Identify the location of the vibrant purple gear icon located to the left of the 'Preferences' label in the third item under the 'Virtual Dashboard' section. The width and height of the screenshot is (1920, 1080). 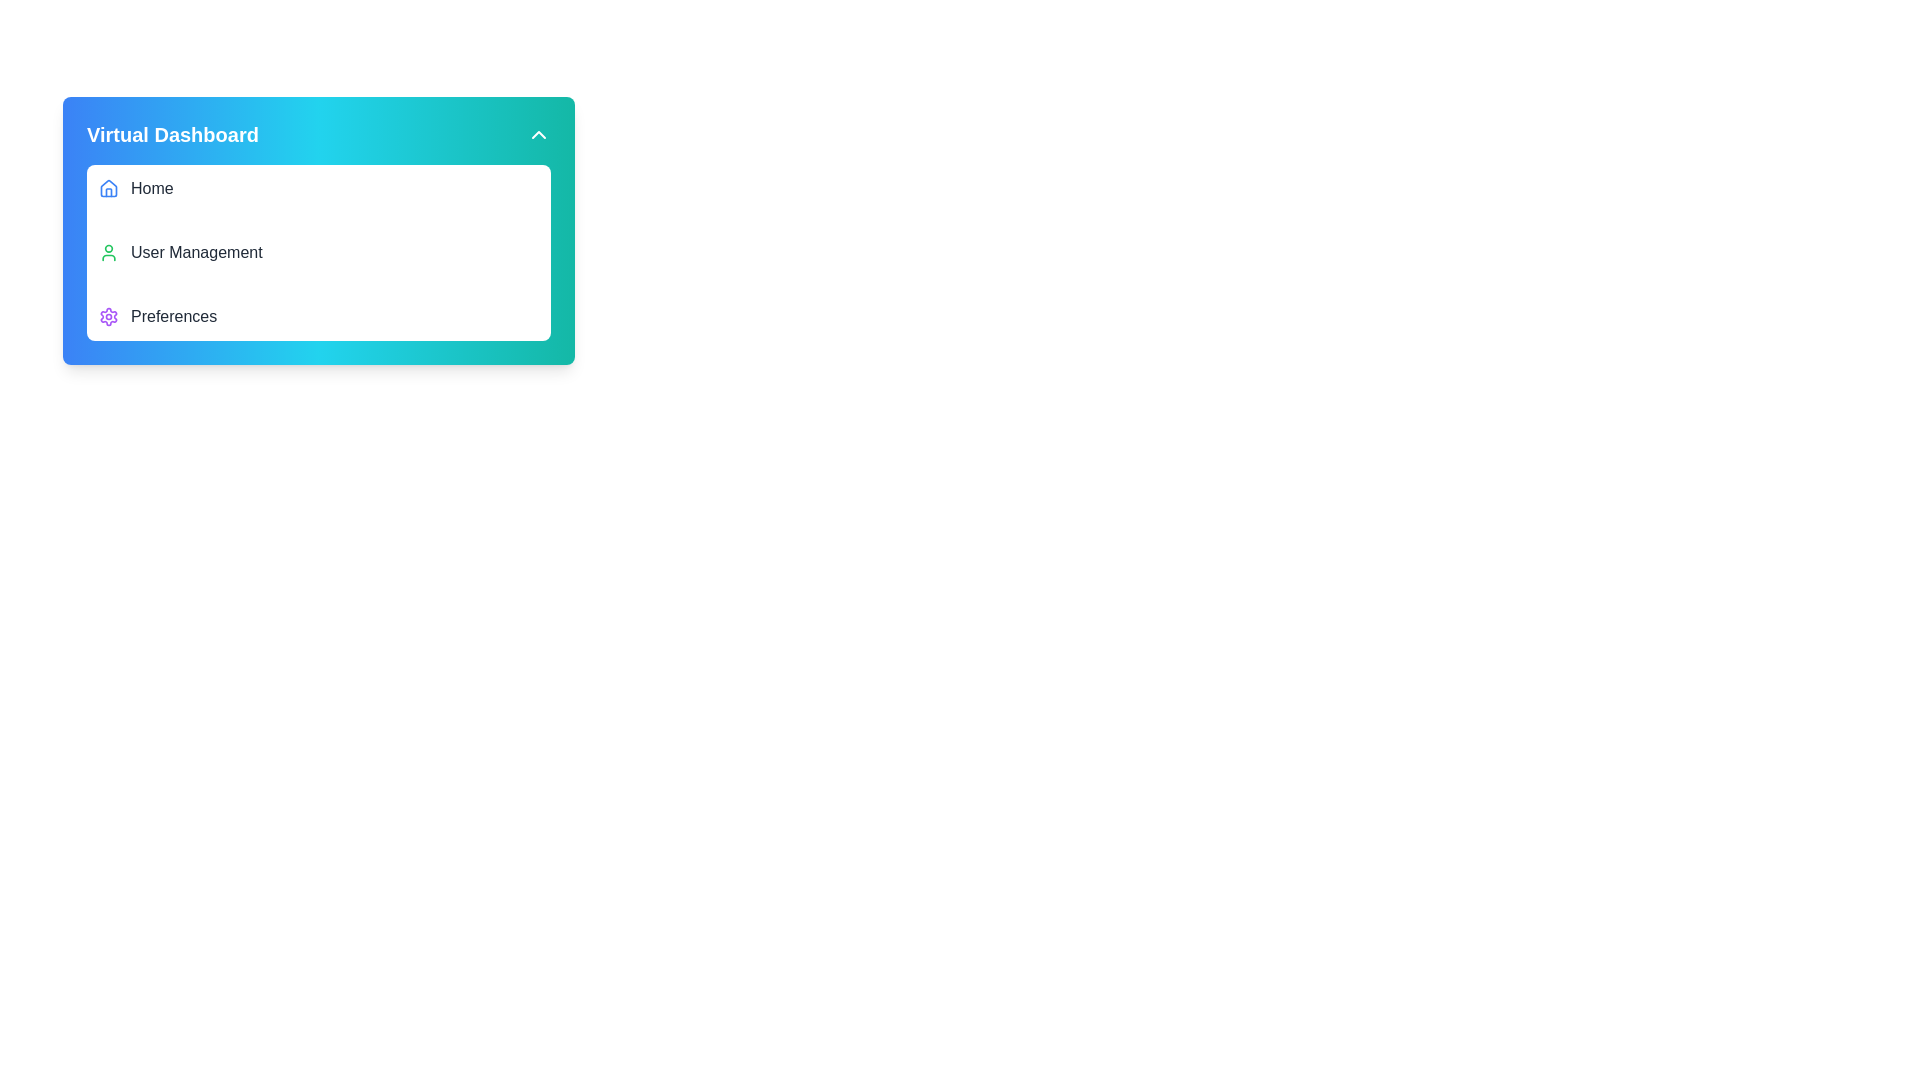
(108, 315).